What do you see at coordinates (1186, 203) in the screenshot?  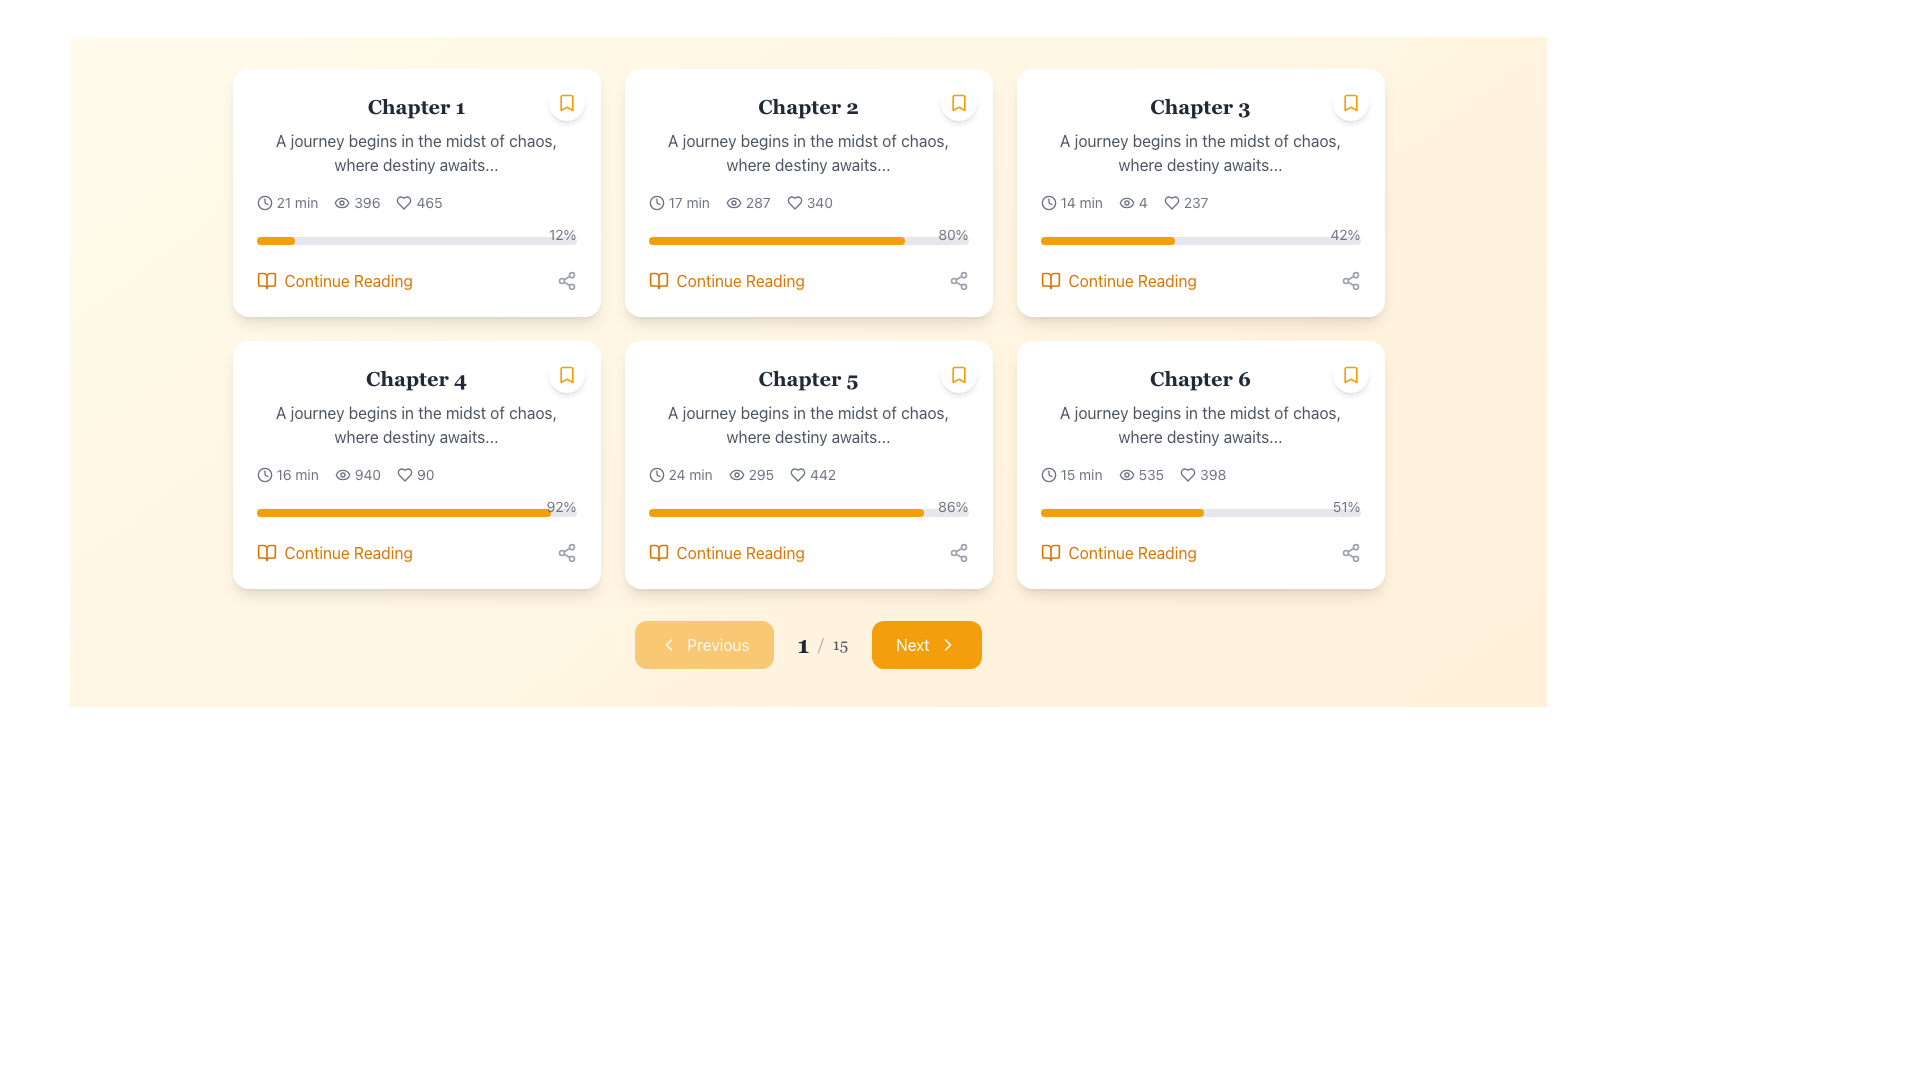 I see `the heart icon with the number '237' in muted gray color within the Chapter 3 card` at bounding box center [1186, 203].